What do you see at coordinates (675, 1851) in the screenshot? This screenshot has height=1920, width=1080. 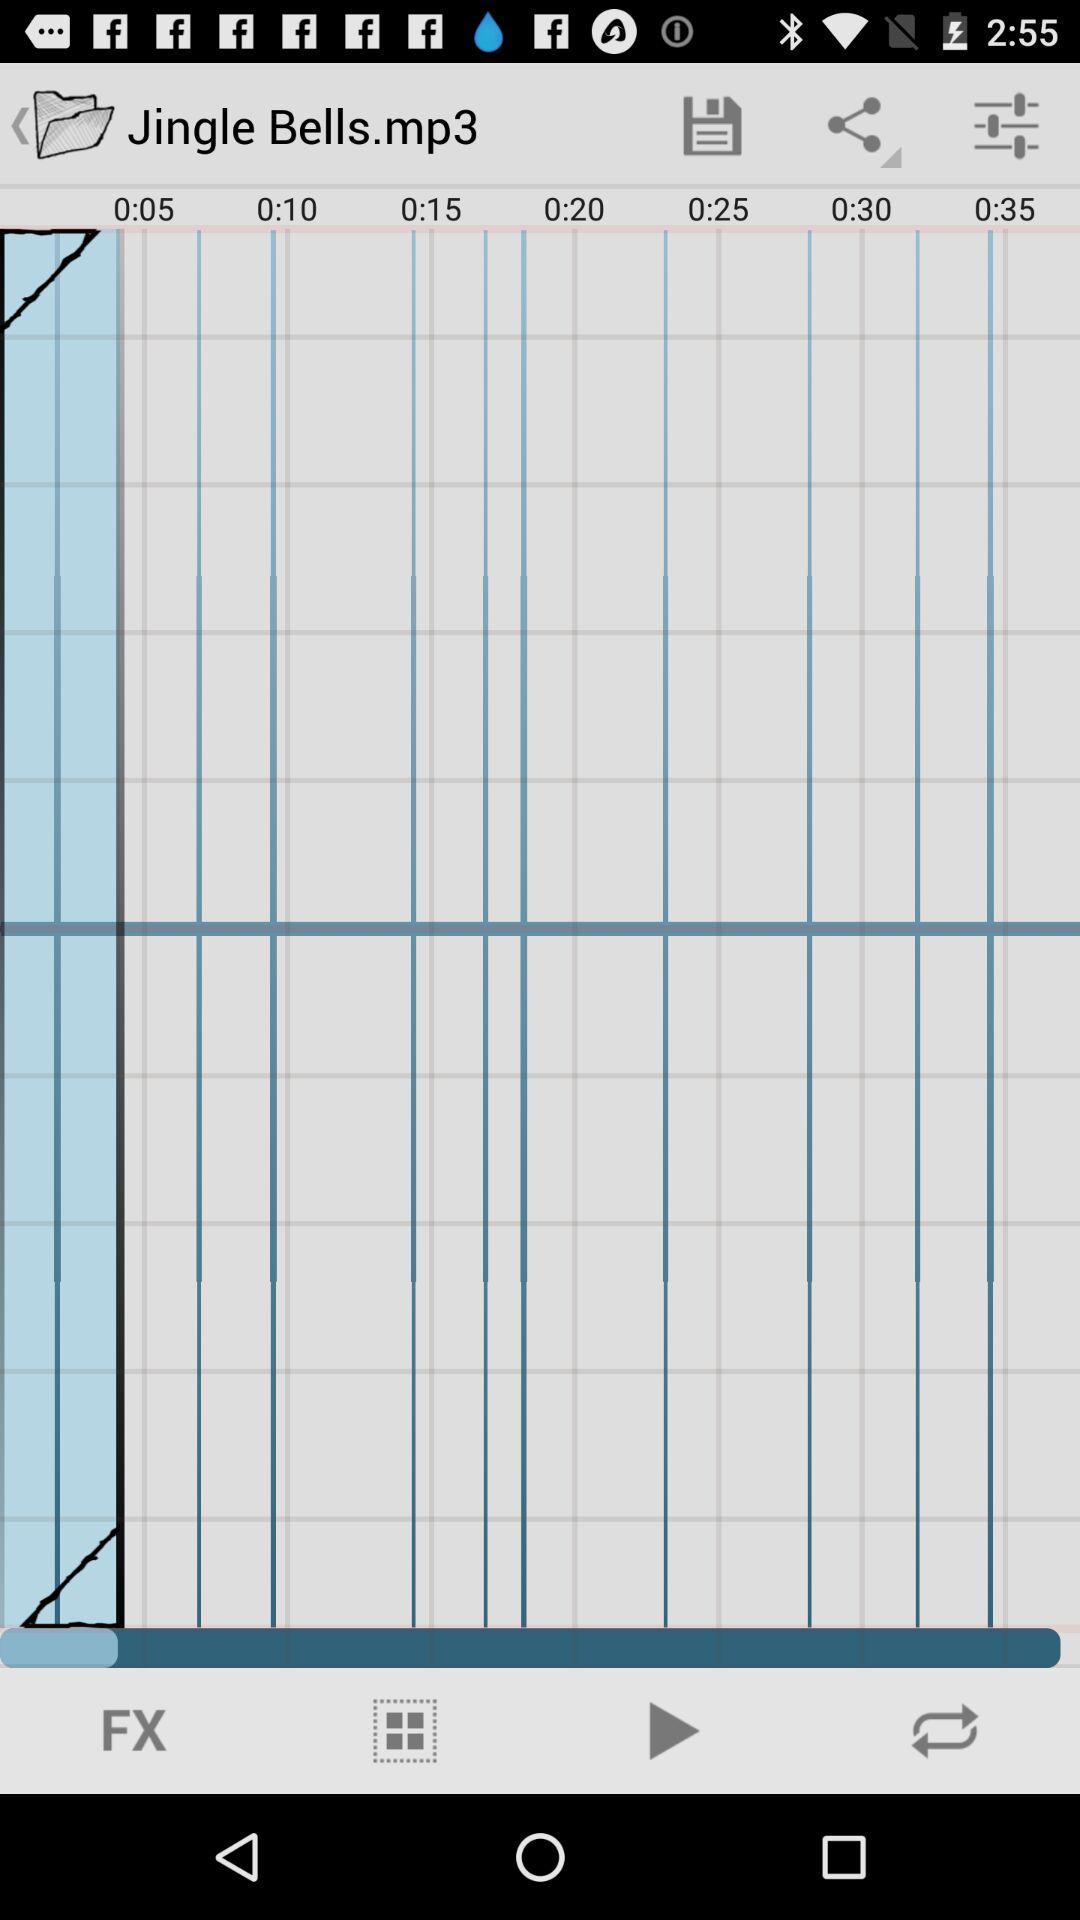 I see `the play icon` at bounding box center [675, 1851].